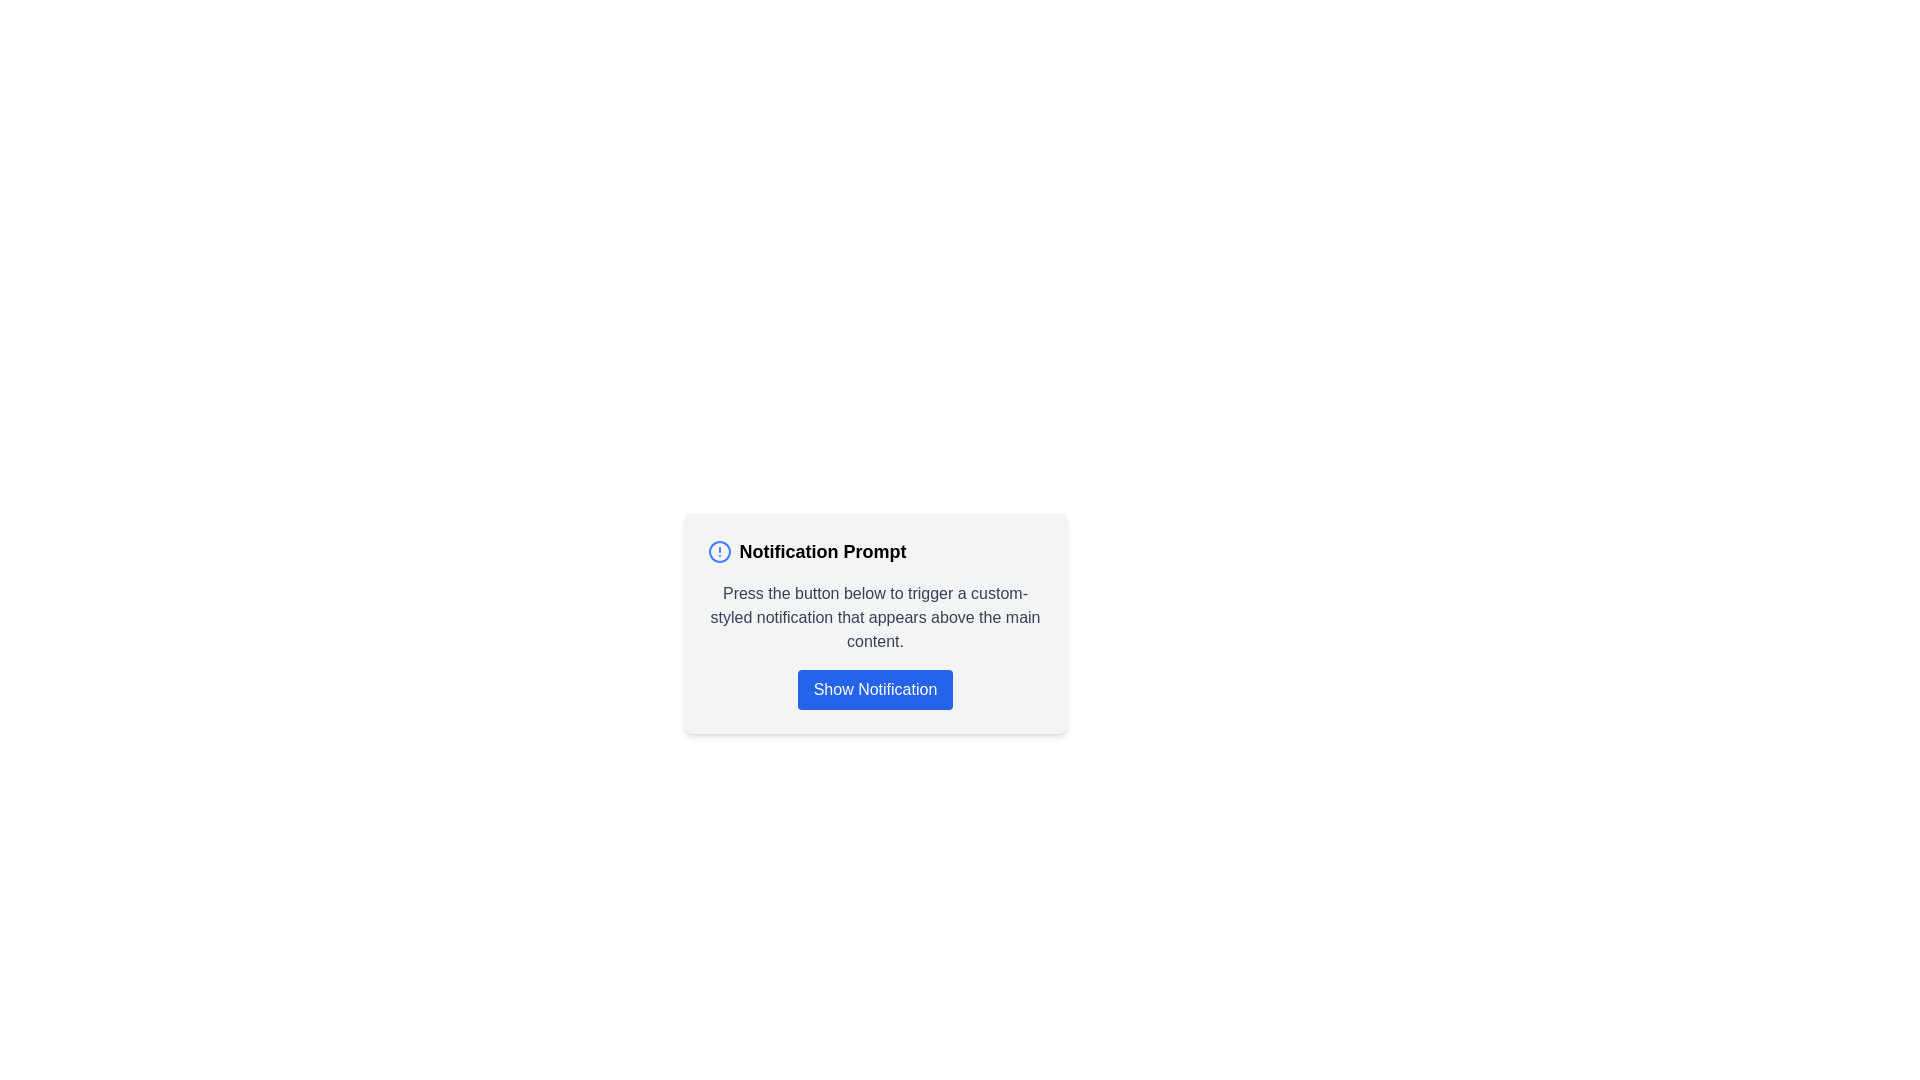 This screenshot has width=1920, height=1080. I want to click on the button located at the bottom of the notification prompt panel, which triggers a custom-styled notification to appear above the main content of the application, so click(875, 689).